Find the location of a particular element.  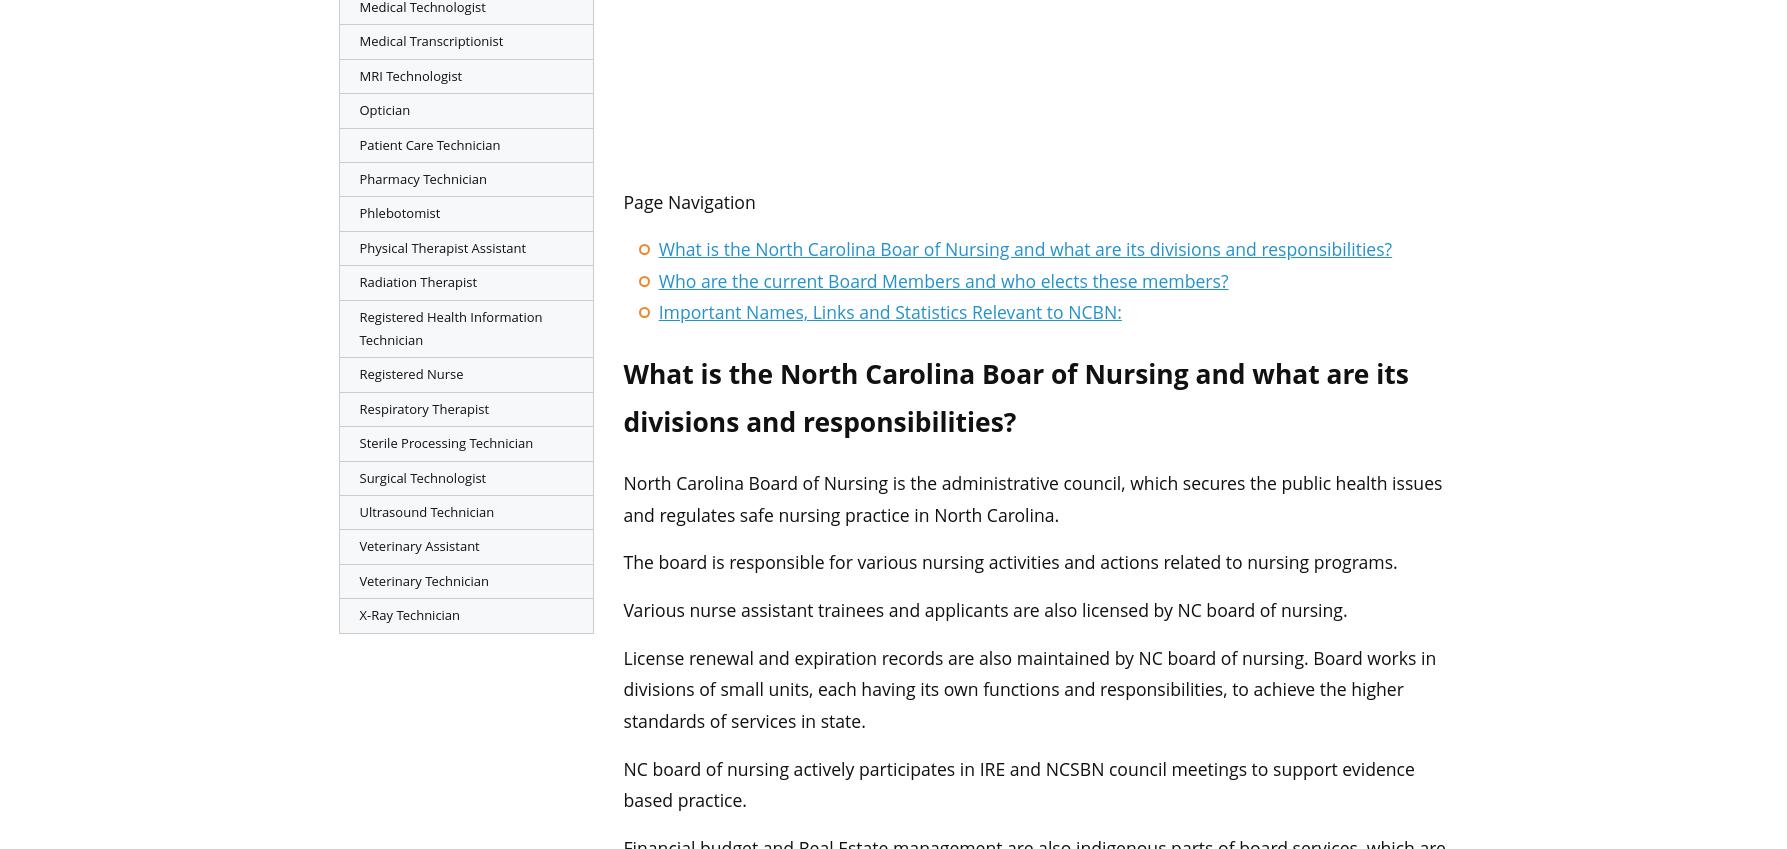

'Sterile Processing Technician' is located at coordinates (446, 443).